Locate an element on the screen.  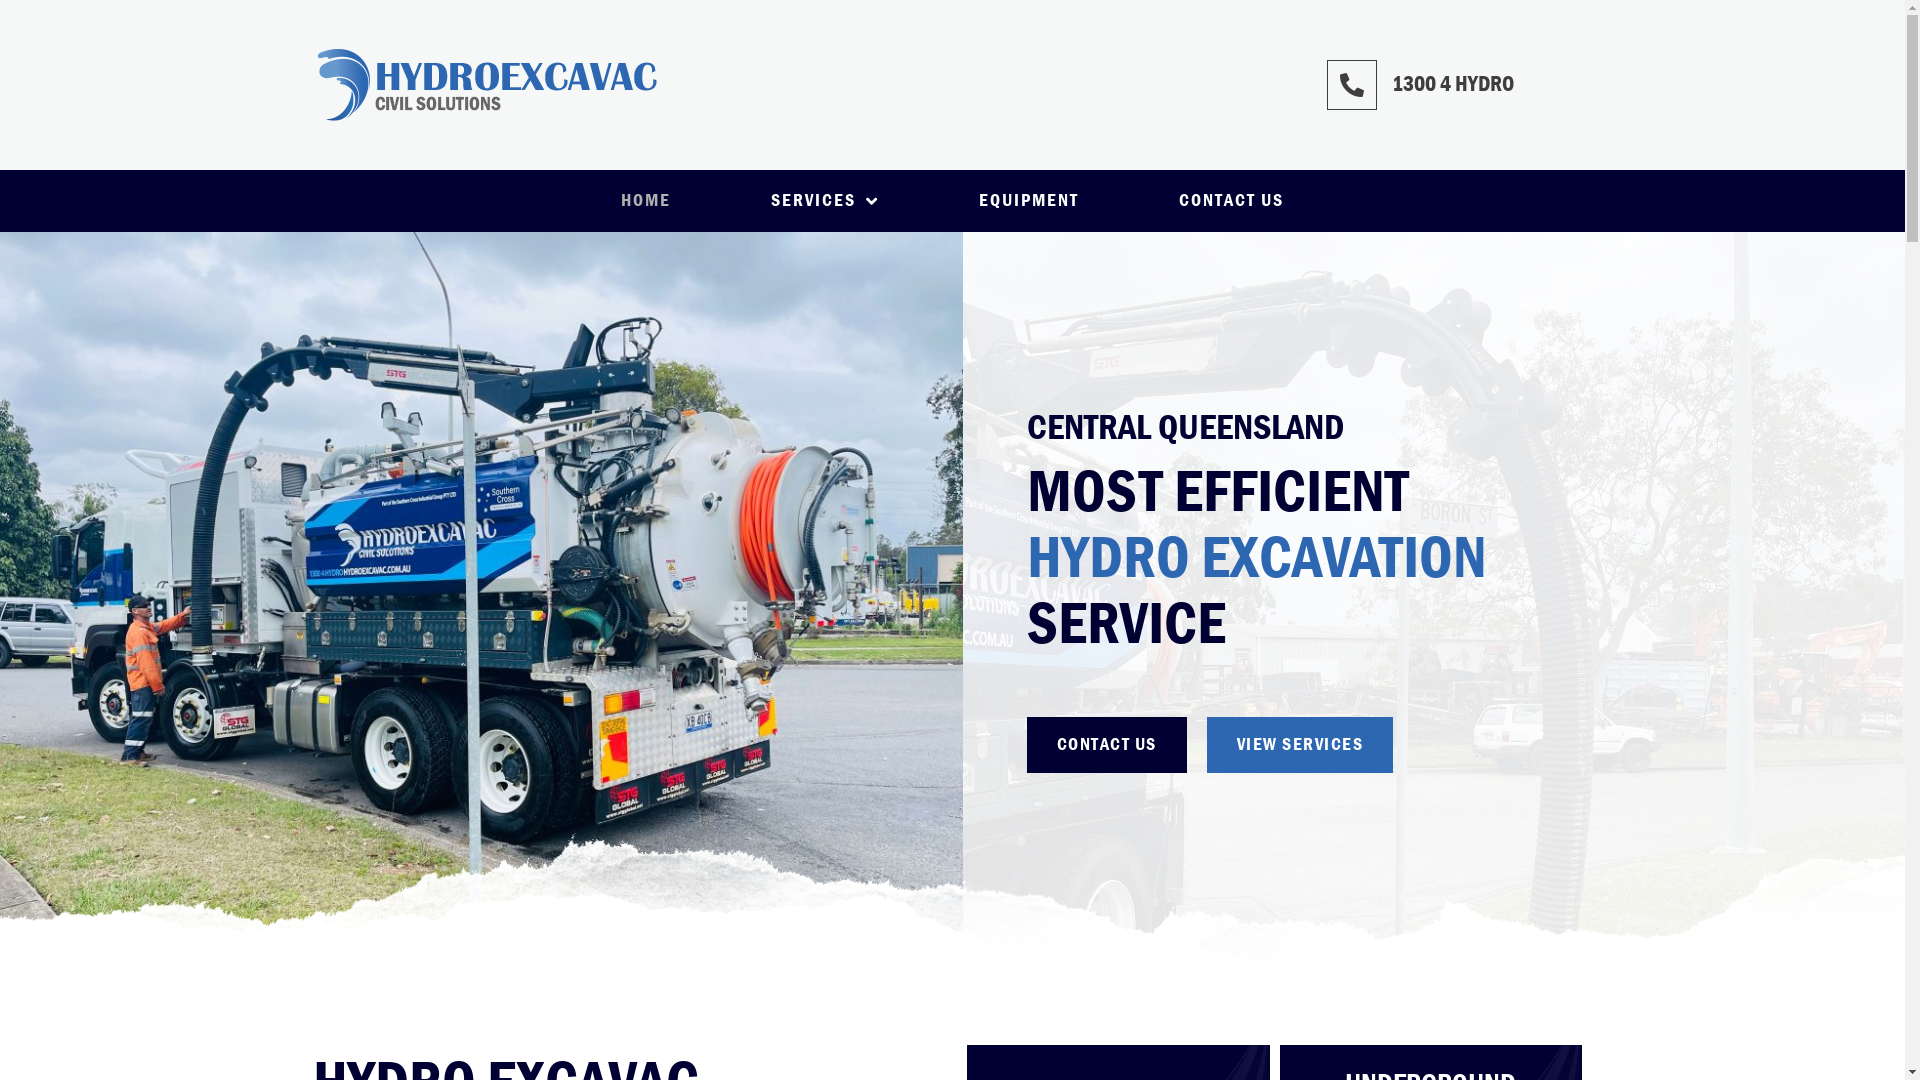
'1300 4 HYDRO' is located at coordinates (1391, 83).